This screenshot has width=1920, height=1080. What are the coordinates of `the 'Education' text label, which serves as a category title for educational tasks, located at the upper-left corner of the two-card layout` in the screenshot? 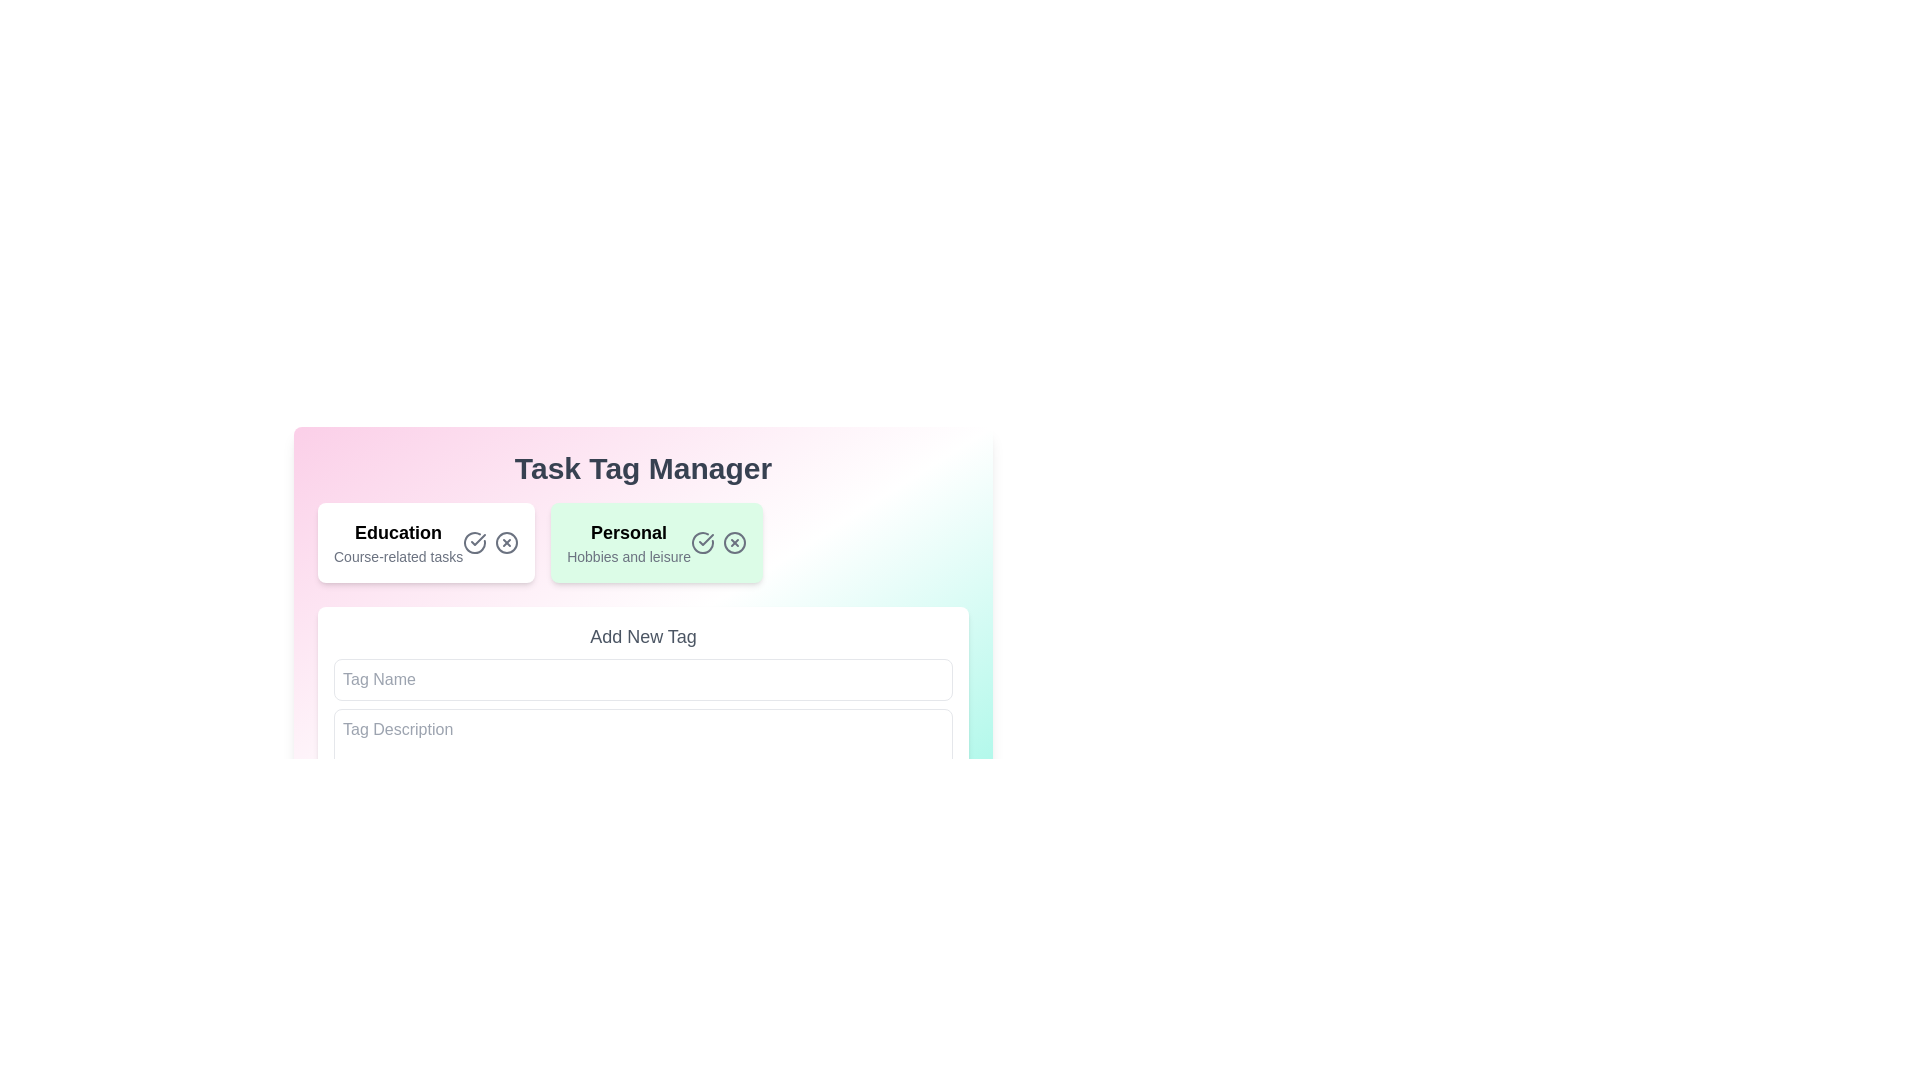 It's located at (398, 531).